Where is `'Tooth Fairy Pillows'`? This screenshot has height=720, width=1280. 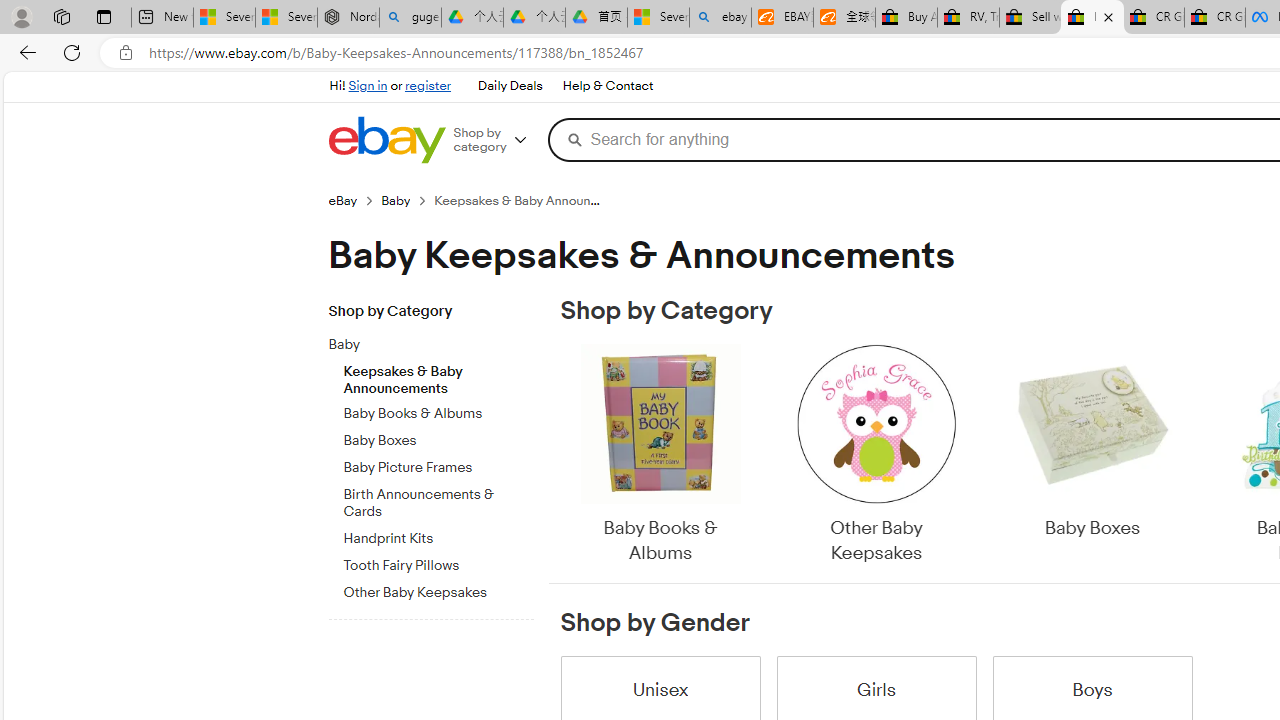 'Tooth Fairy Pillows' is located at coordinates (437, 566).